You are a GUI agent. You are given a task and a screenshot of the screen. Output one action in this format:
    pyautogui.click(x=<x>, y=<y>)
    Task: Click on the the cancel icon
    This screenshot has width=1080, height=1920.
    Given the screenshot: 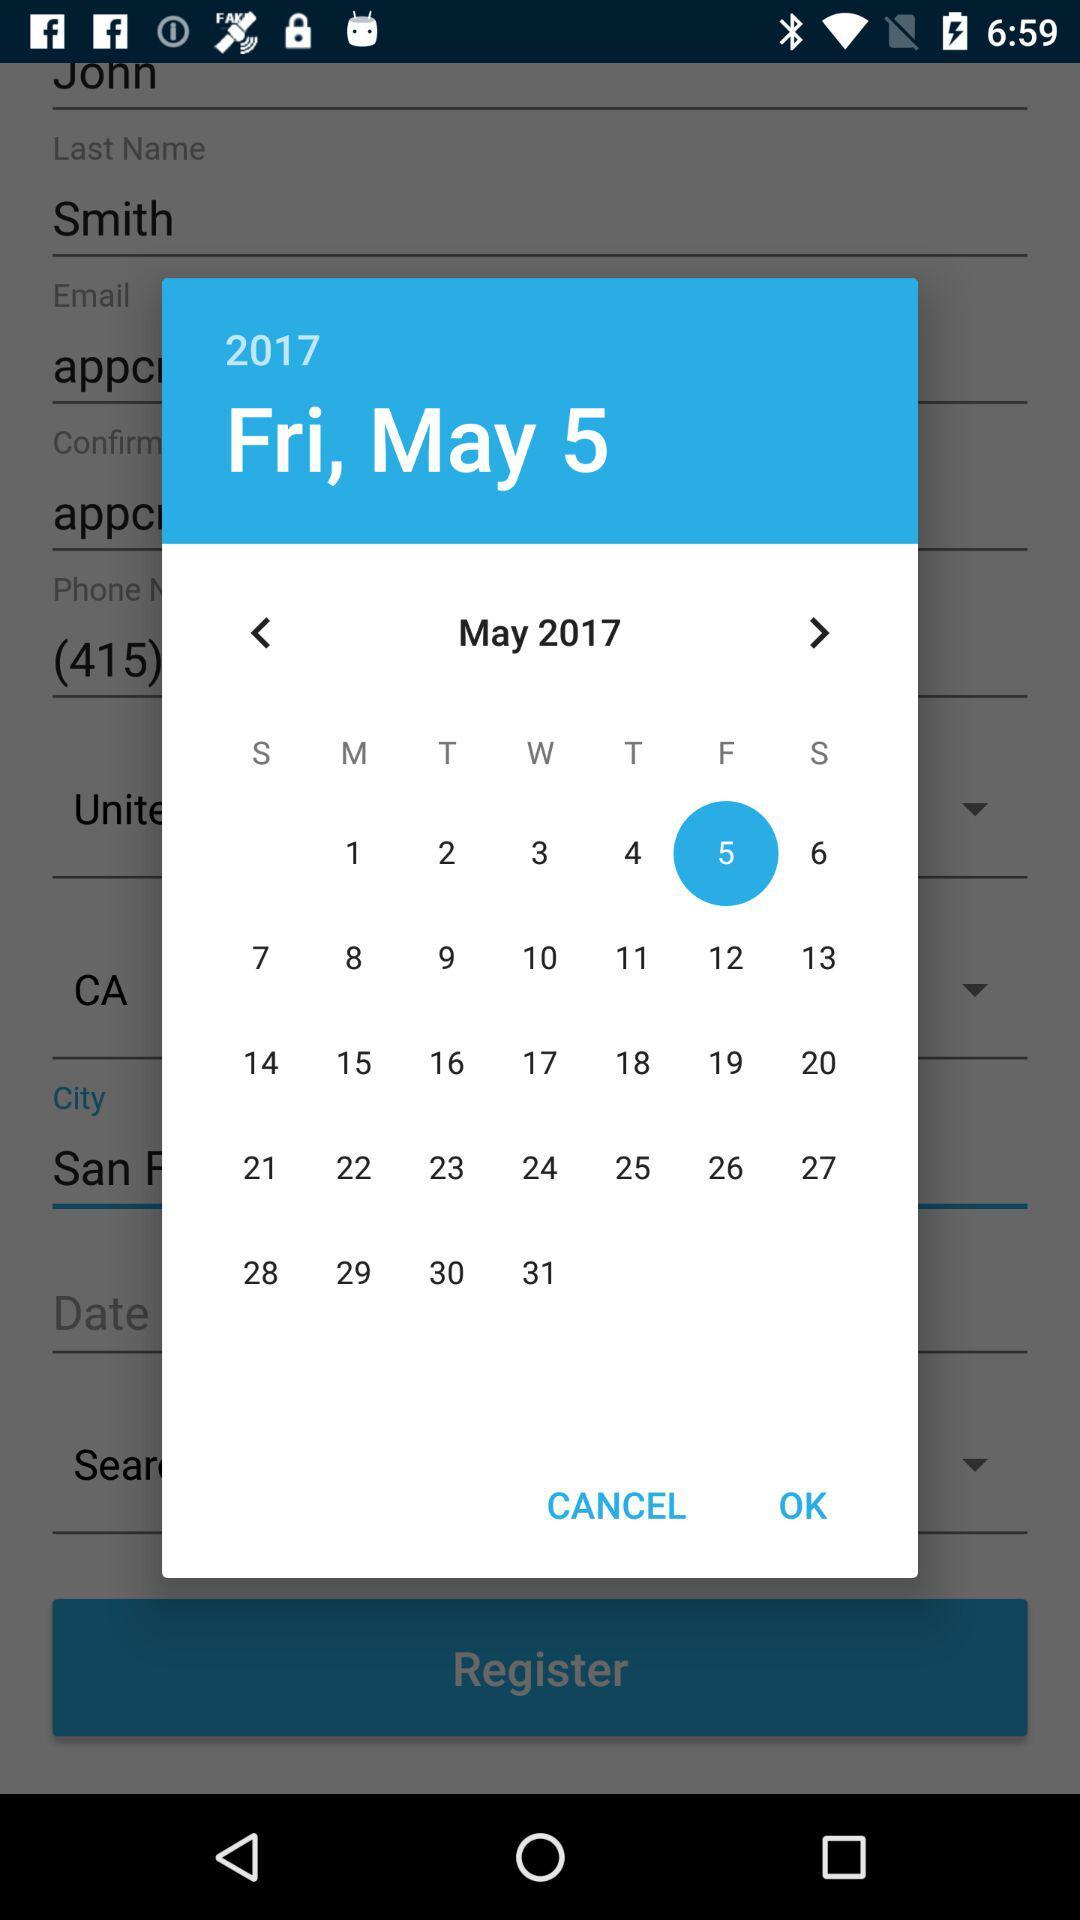 What is the action you would take?
    pyautogui.click(x=615, y=1504)
    